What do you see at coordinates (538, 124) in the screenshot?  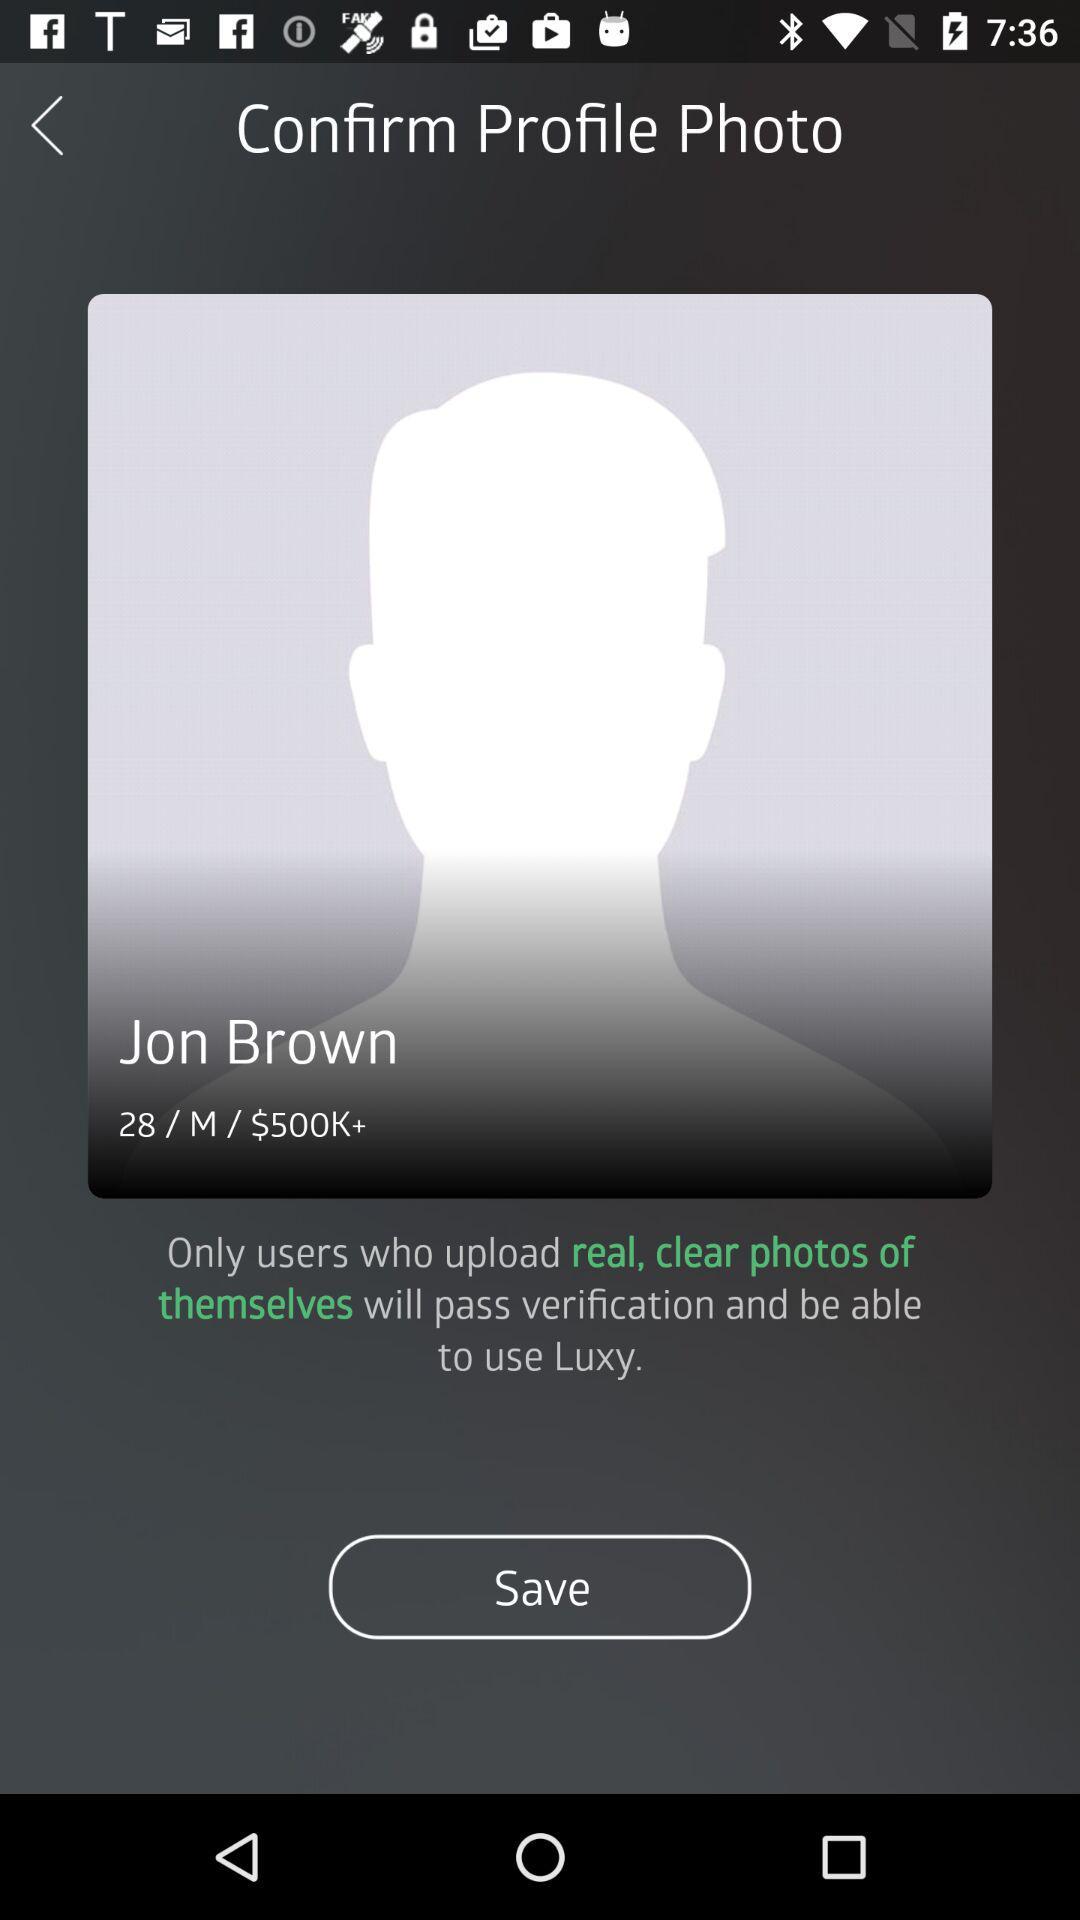 I see `confirm profile photo` at bounding box center [538, 124].